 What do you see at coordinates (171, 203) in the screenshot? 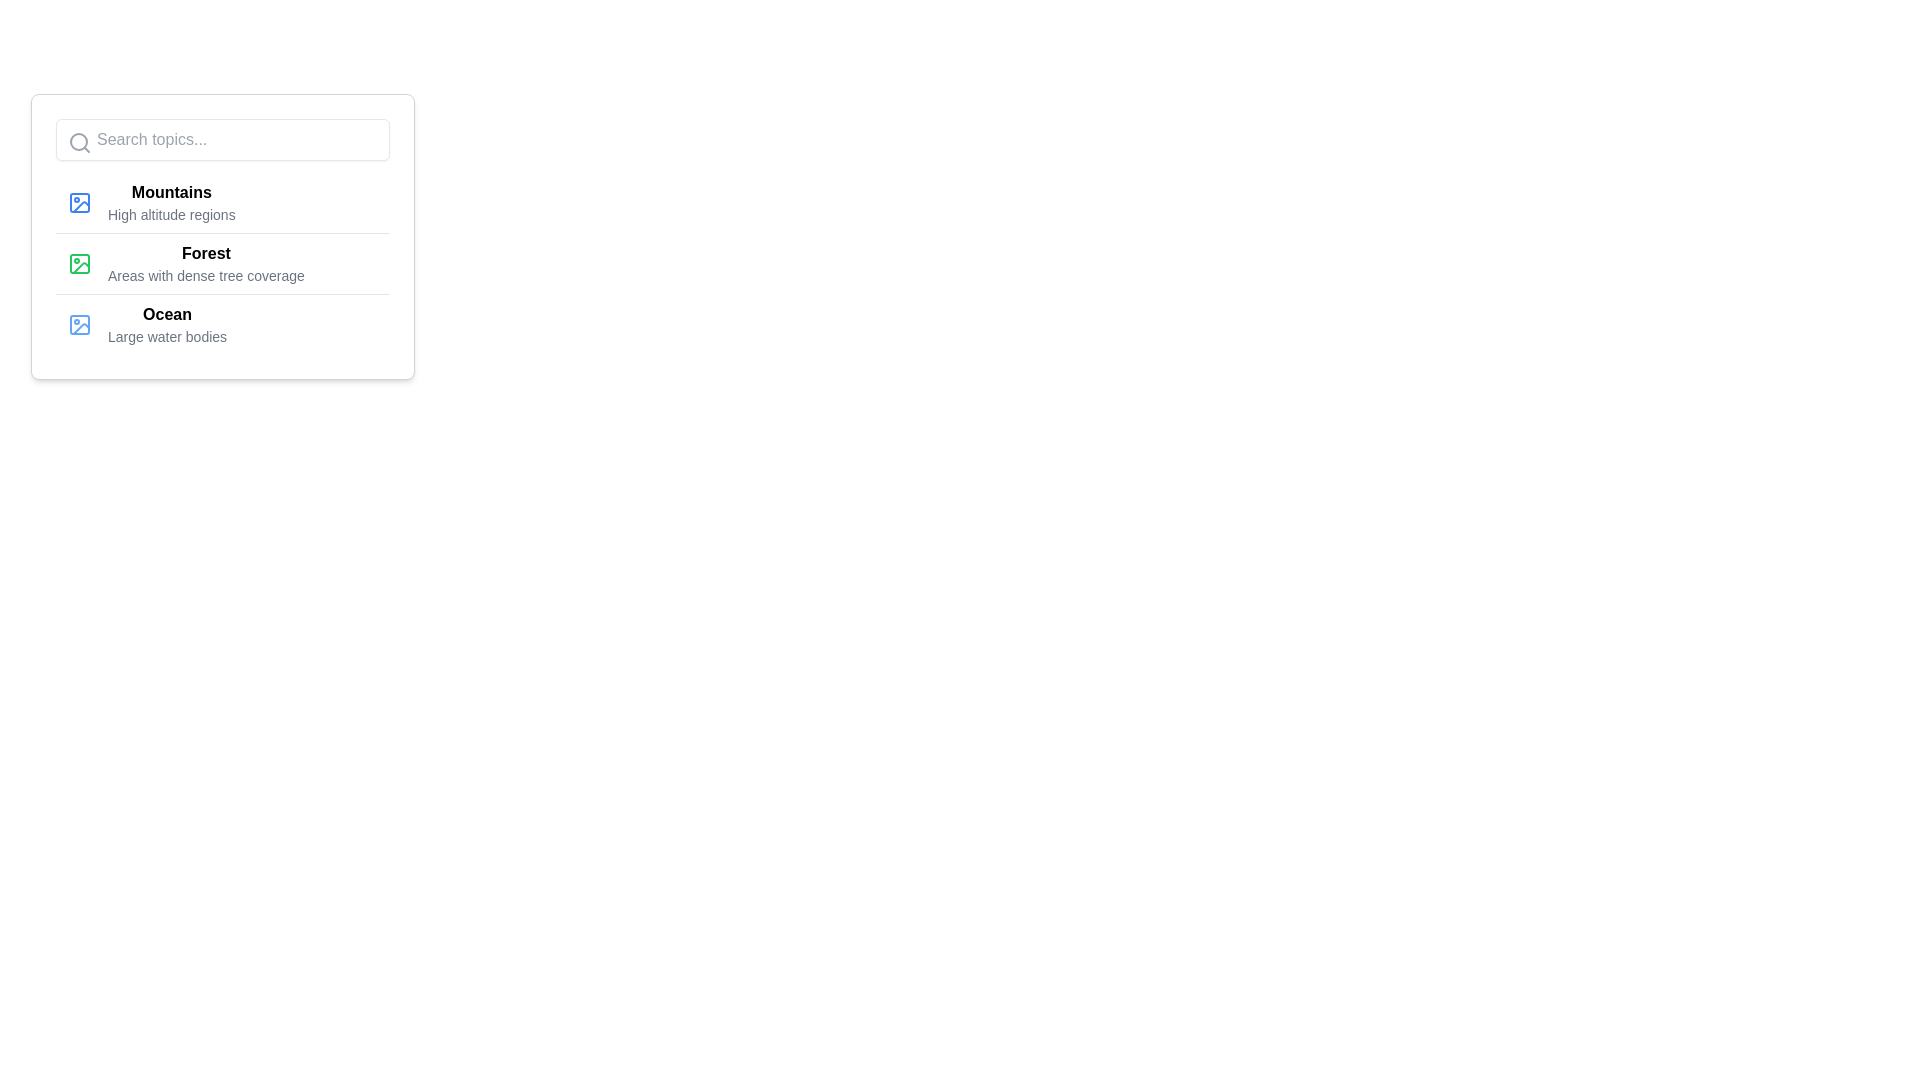
I see `the label that displays 'Mountains' with a bold first line and a smaller second line describing 'High altitude regions', positioned to the right of a mountain landscape icon` at bounding box center [171, 203].